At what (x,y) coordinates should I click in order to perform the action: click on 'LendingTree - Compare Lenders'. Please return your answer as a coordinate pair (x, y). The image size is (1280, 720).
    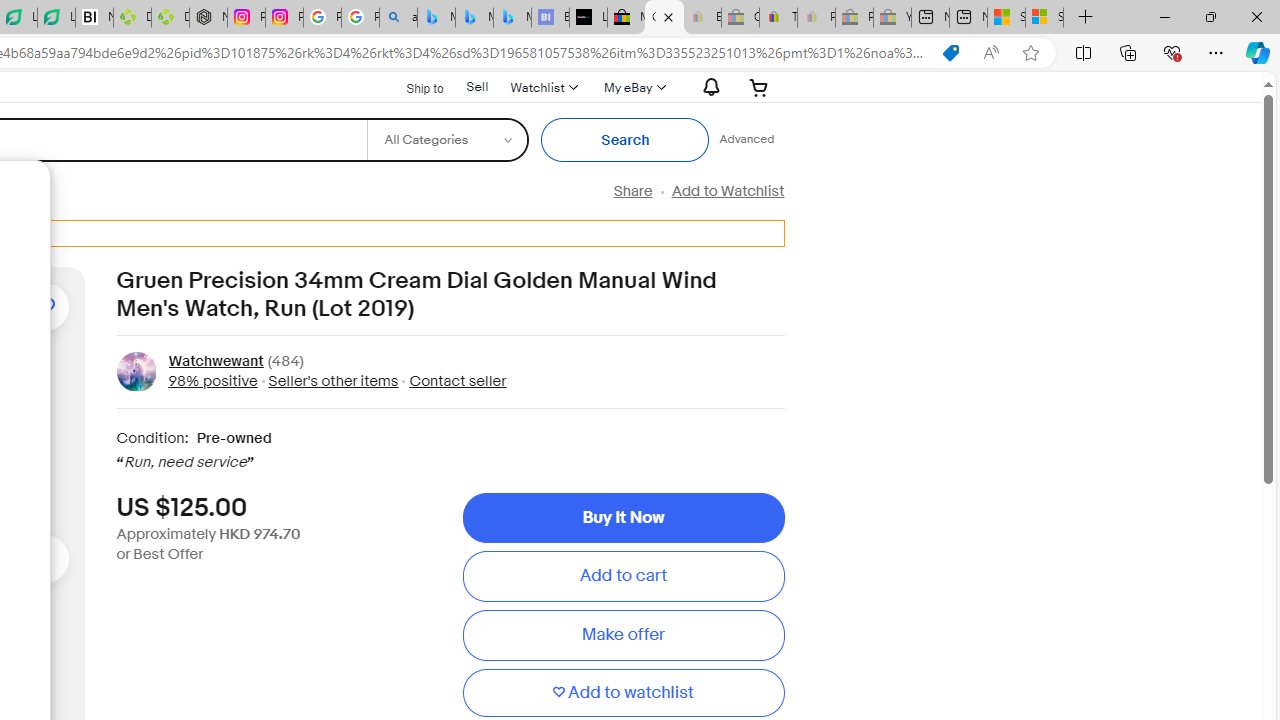
    Looking at the image, I should click on (56, 17).